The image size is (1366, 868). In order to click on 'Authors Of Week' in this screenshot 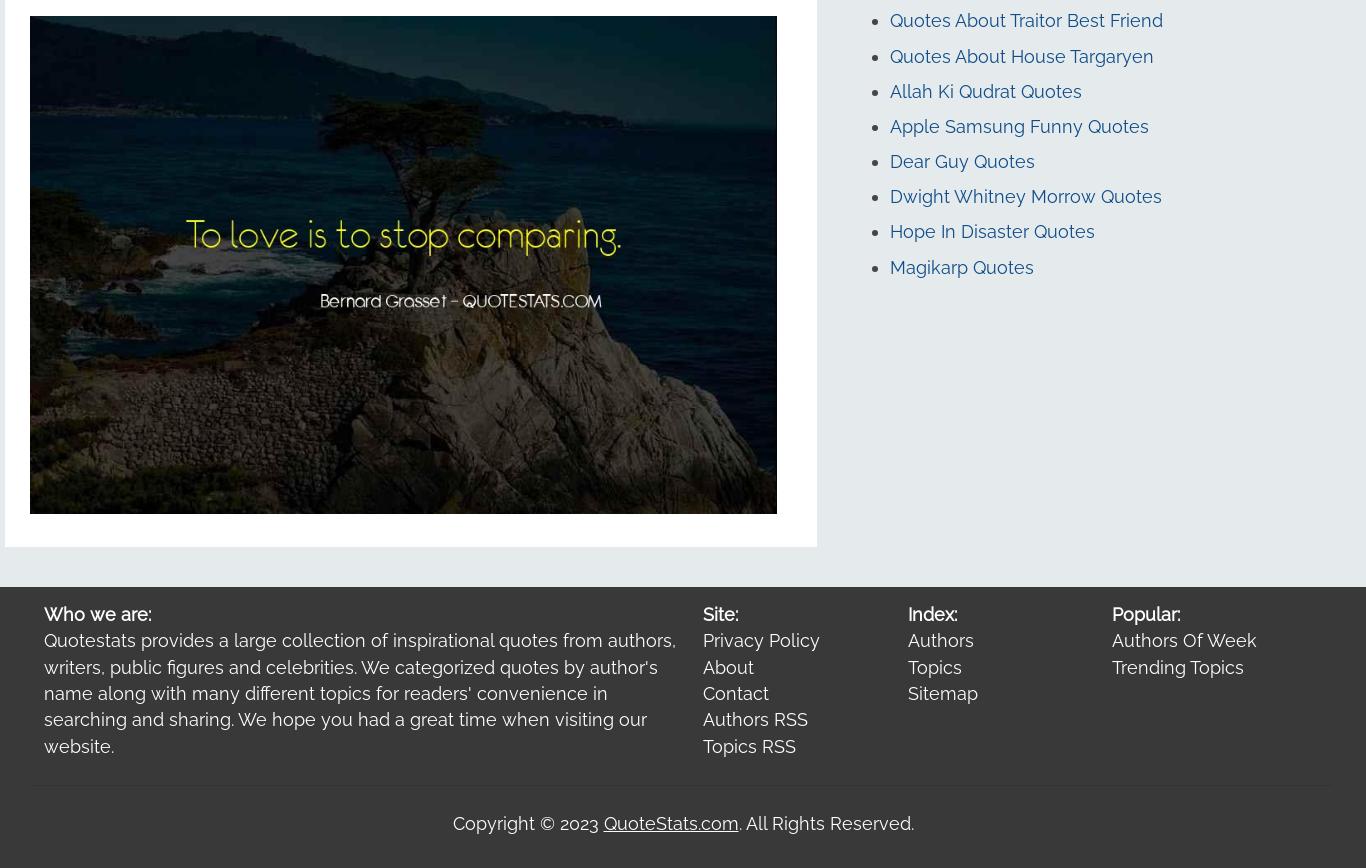, I will do `click(1184, 640)`.